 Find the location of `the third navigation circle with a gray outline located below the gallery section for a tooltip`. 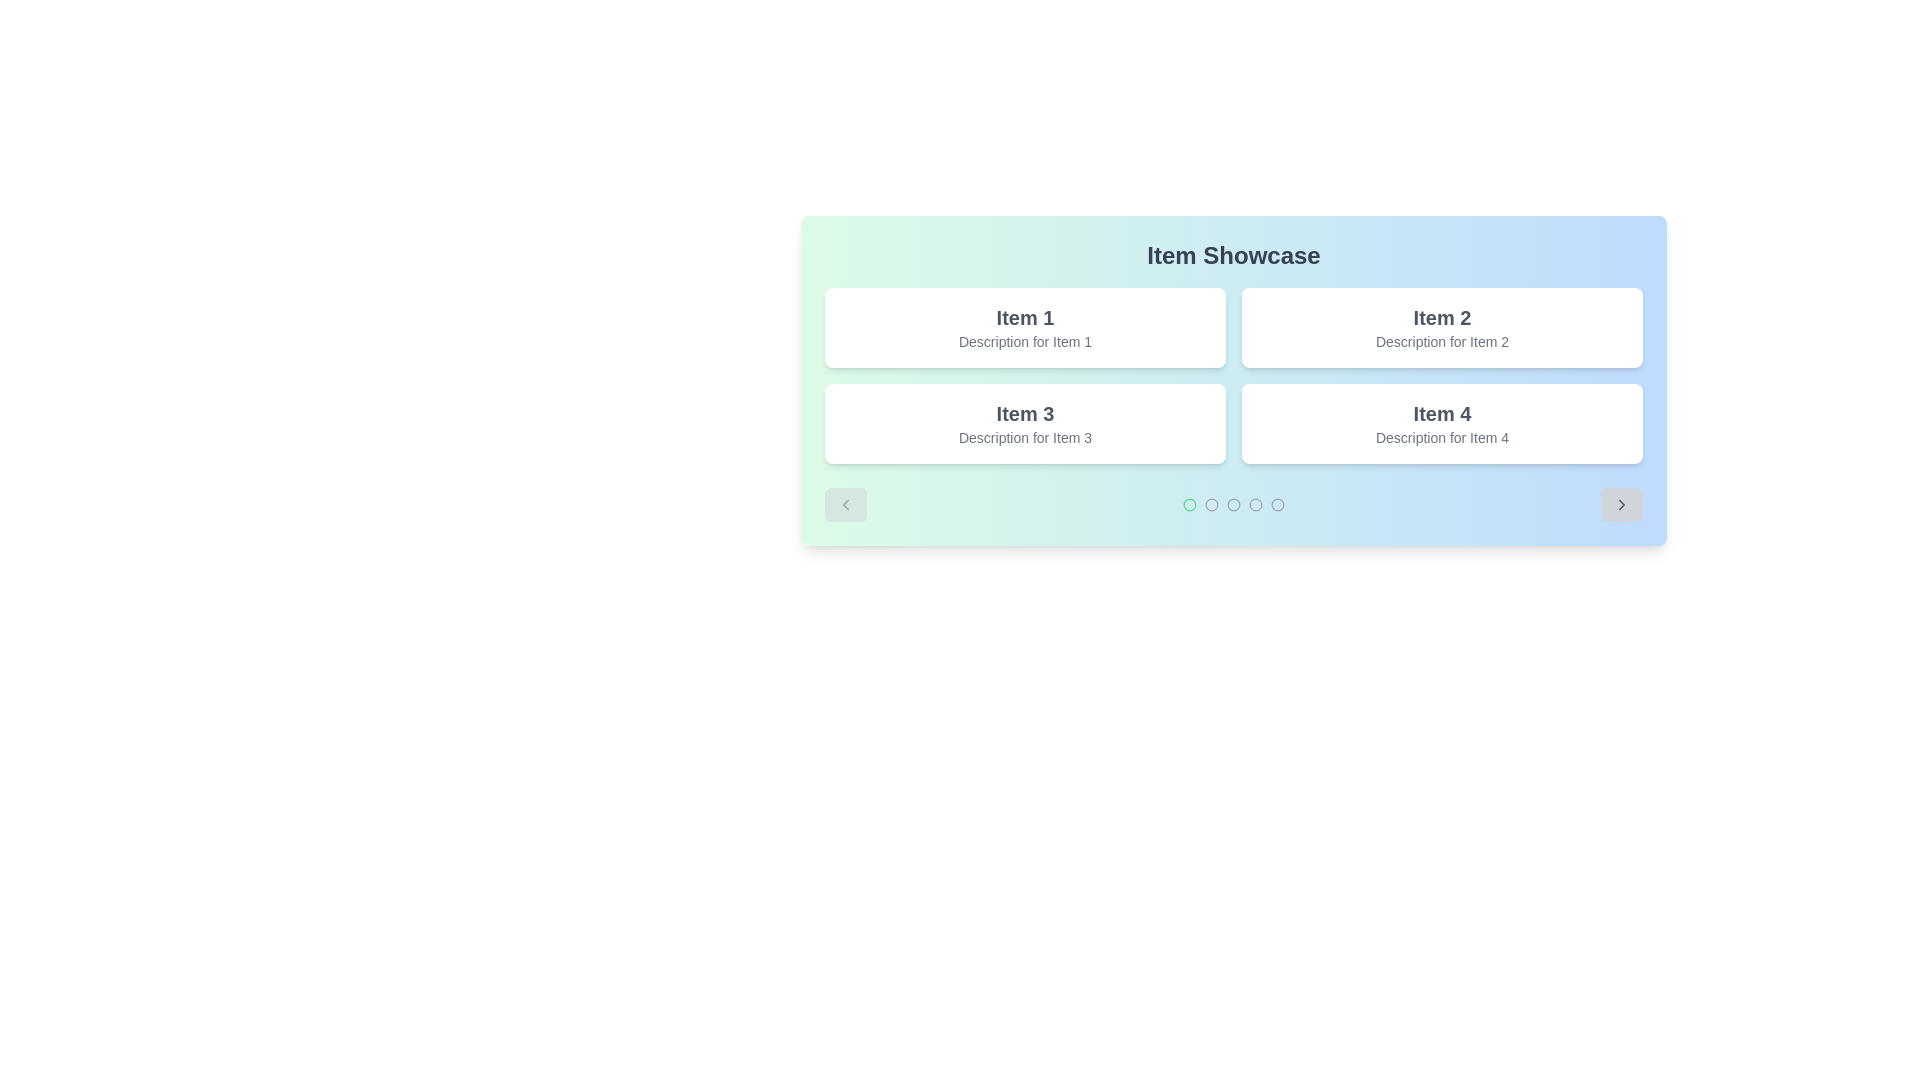

the third navigation circle with a gray outline located below the gallery section for a tooltip is located at coordinates (1232, 504).